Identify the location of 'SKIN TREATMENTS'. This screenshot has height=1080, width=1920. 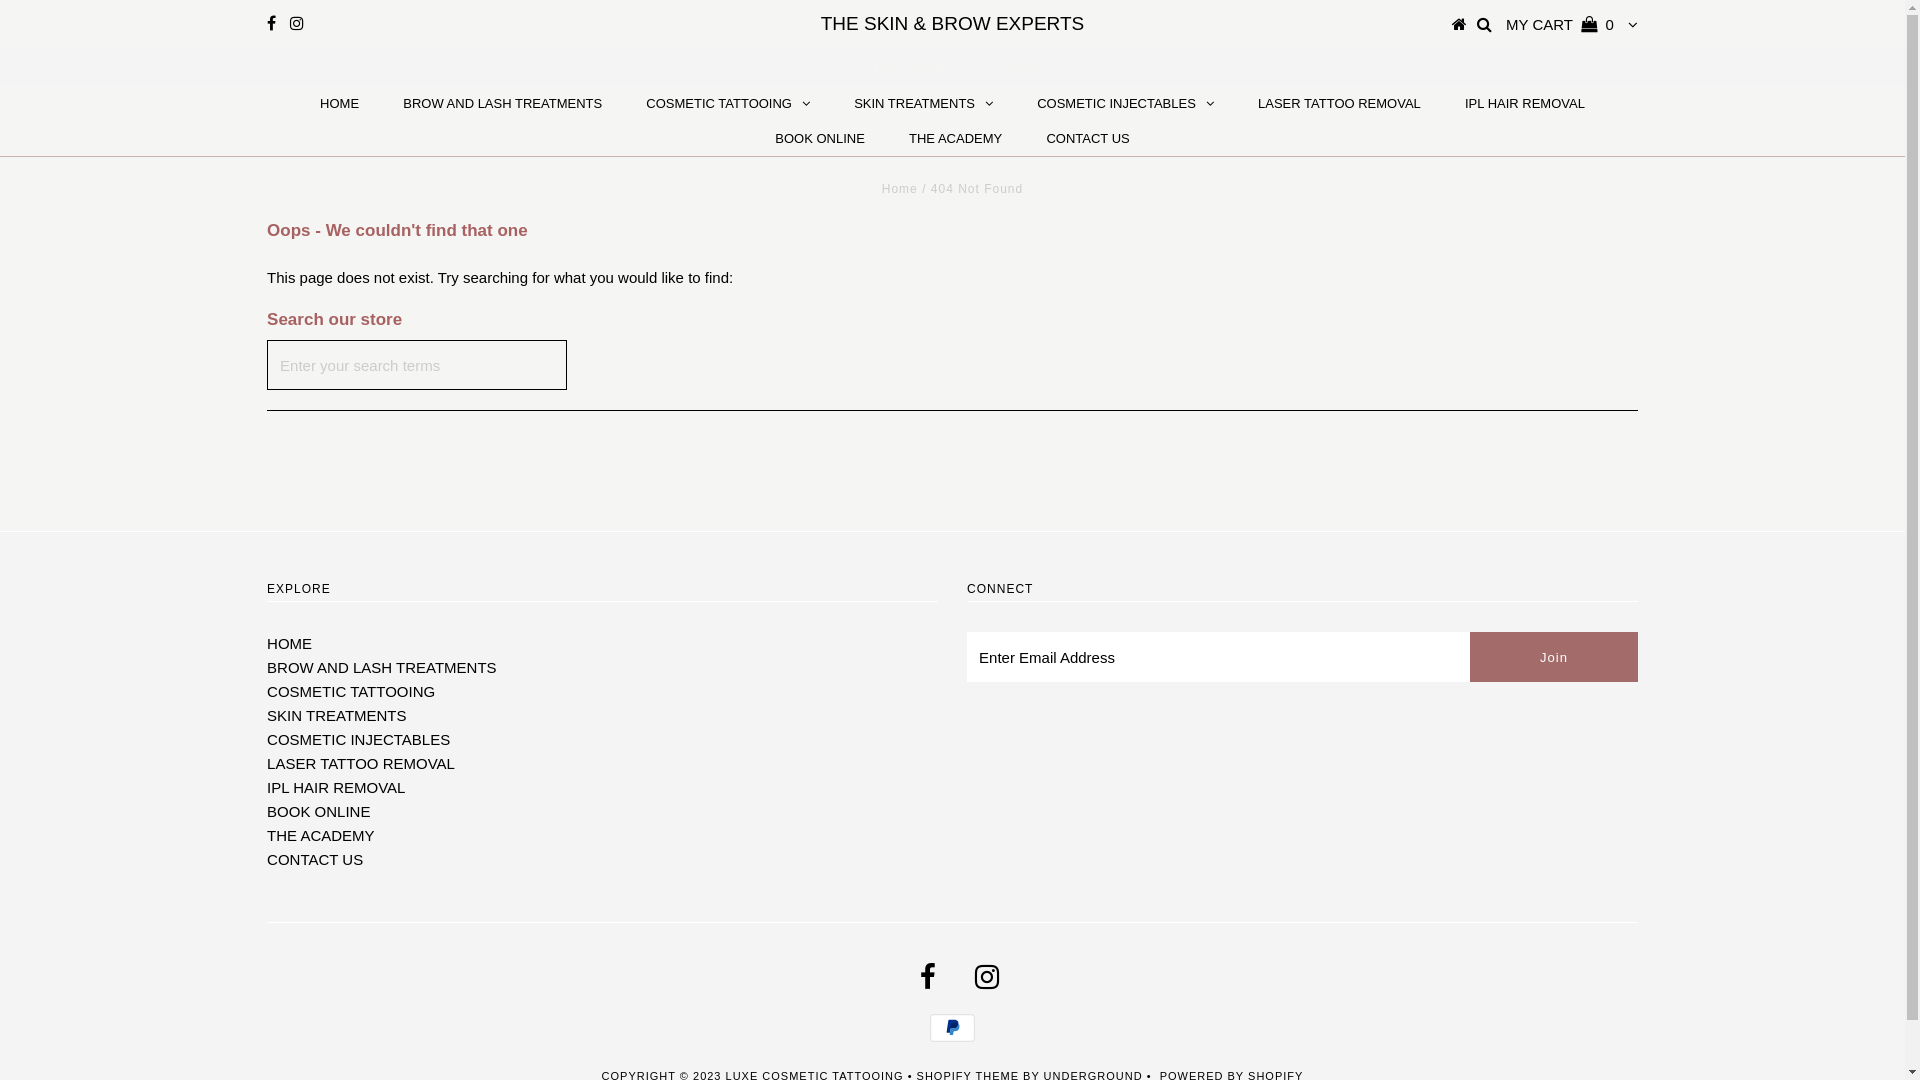
(336, 714).